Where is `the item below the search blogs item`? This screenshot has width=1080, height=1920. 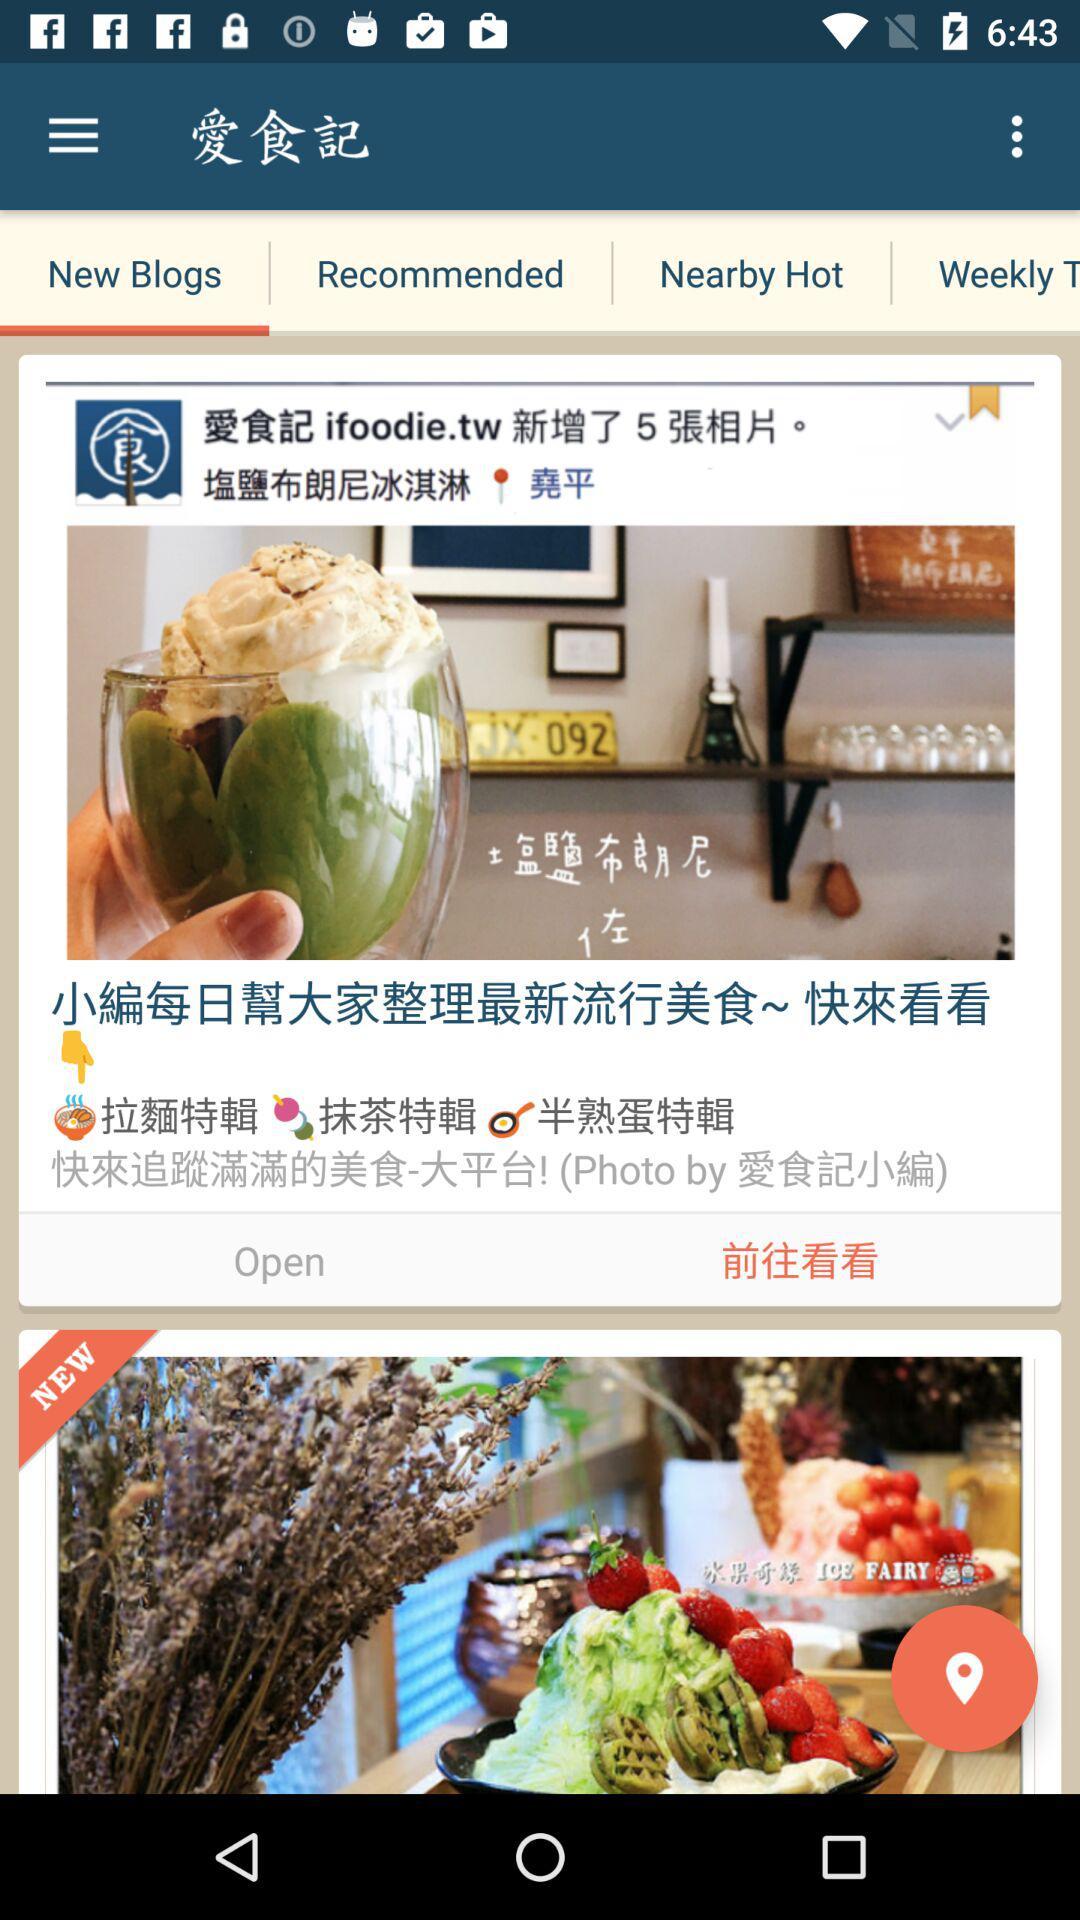 the item below the search blogs item is located at coordinates (439, 272).